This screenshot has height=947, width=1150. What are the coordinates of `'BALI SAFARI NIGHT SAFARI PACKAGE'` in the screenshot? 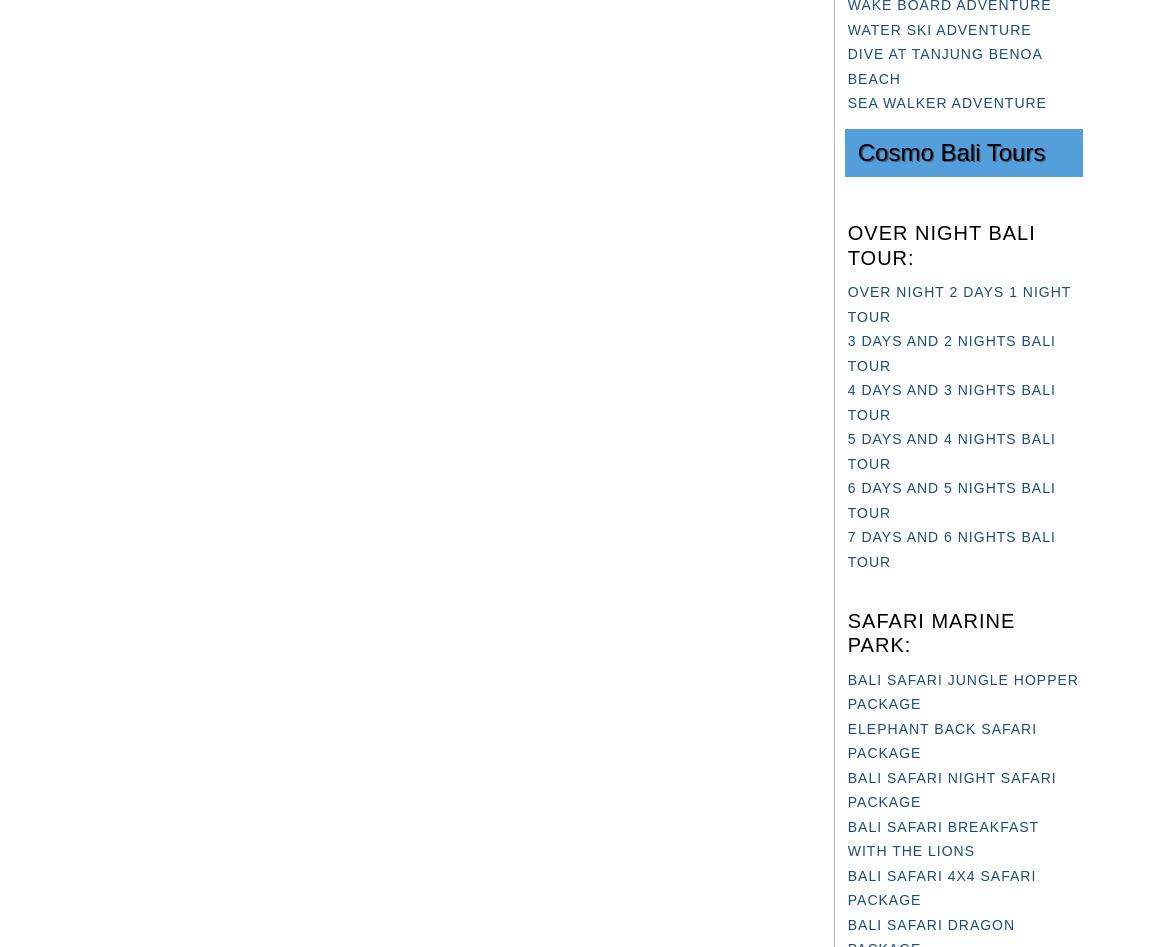 It's located at (951, 789).